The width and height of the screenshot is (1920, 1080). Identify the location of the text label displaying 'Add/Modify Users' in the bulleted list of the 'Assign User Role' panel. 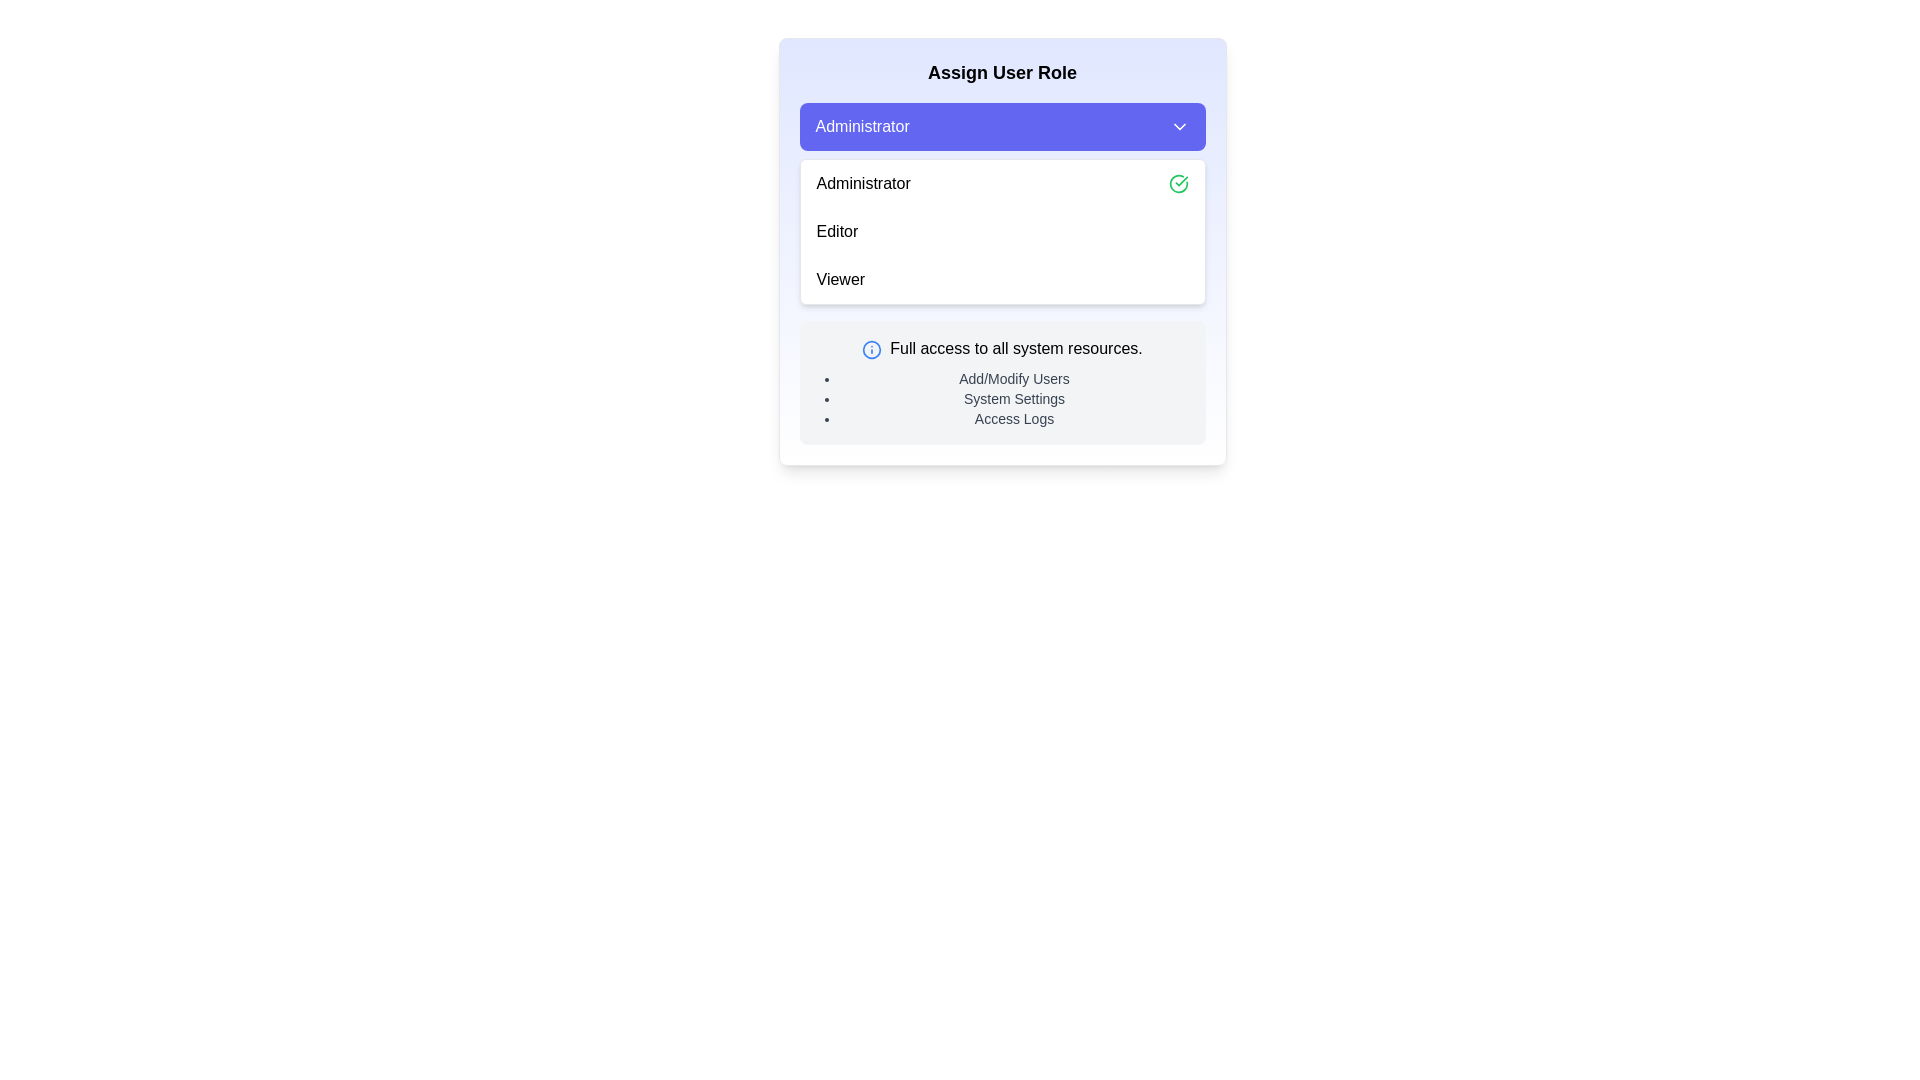
(1014, 378).